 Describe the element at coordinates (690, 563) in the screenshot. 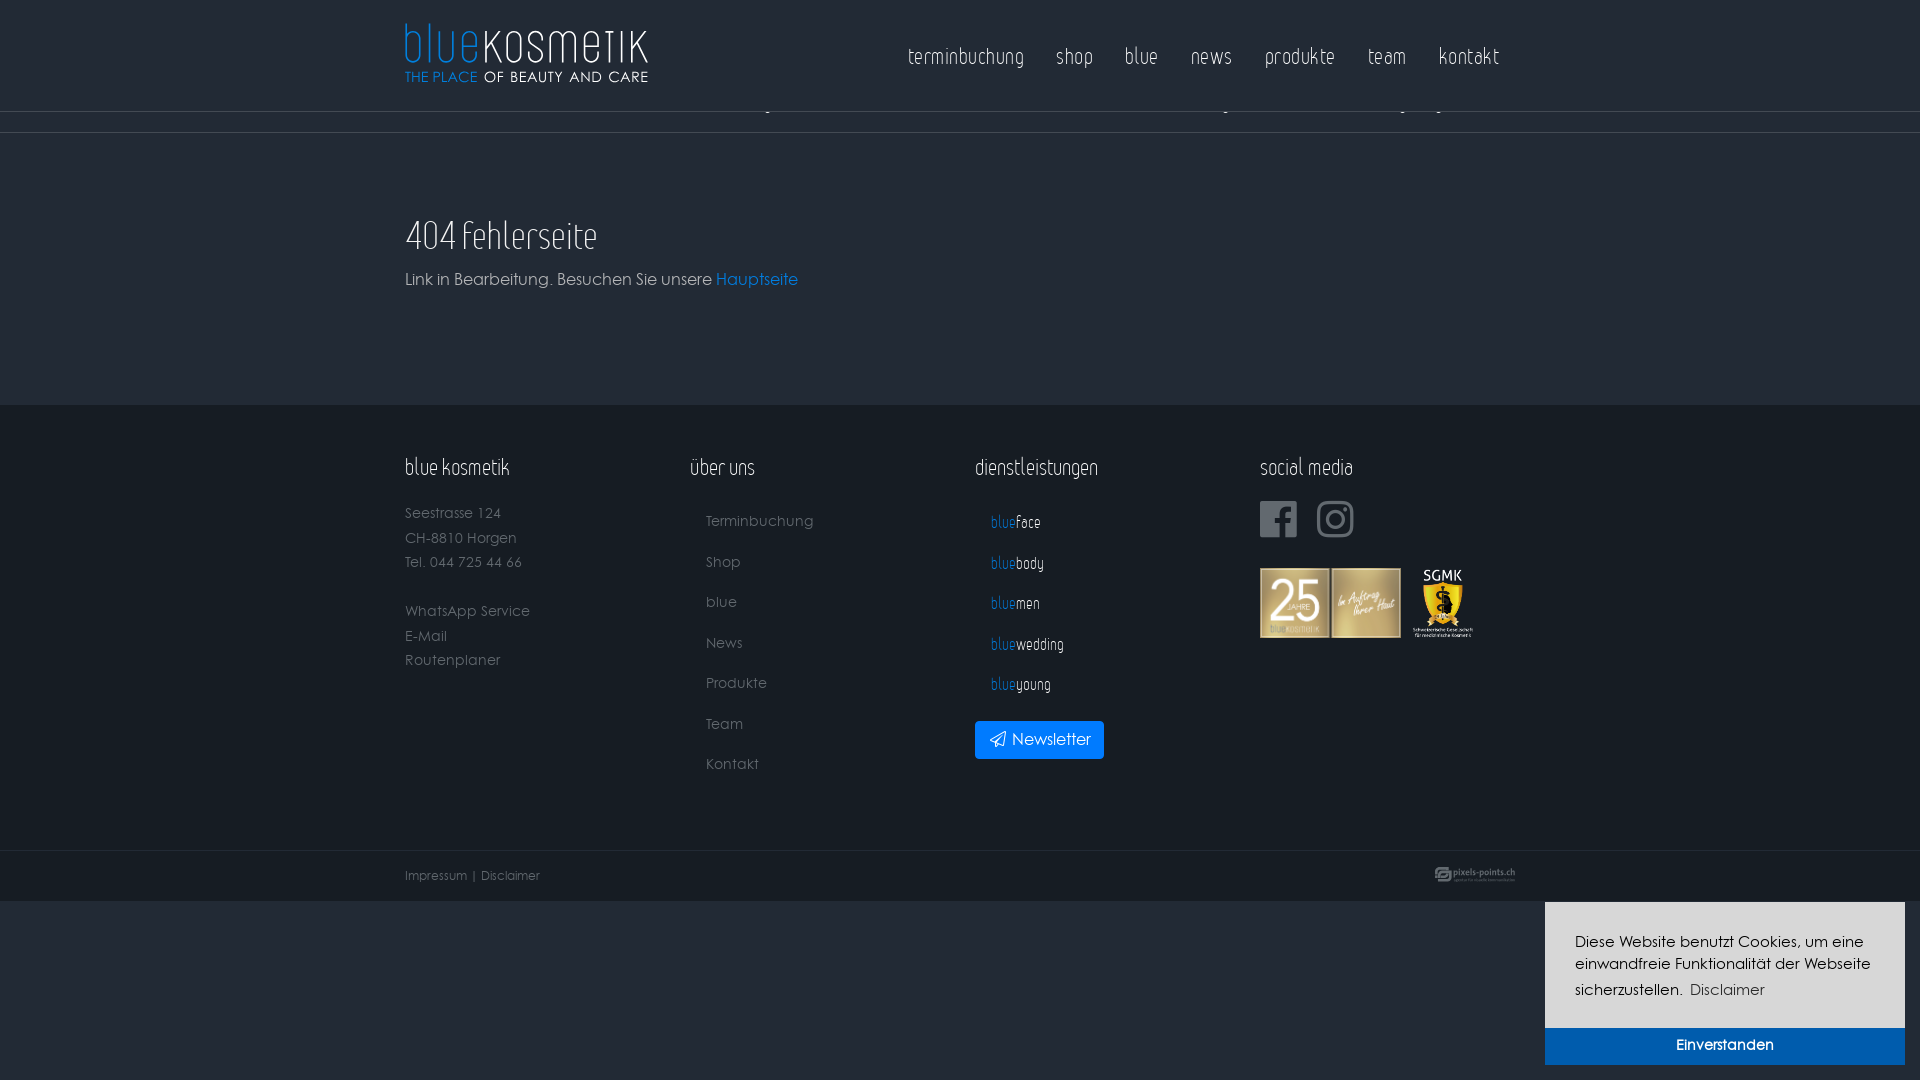

I see `'Shop'` at that location.